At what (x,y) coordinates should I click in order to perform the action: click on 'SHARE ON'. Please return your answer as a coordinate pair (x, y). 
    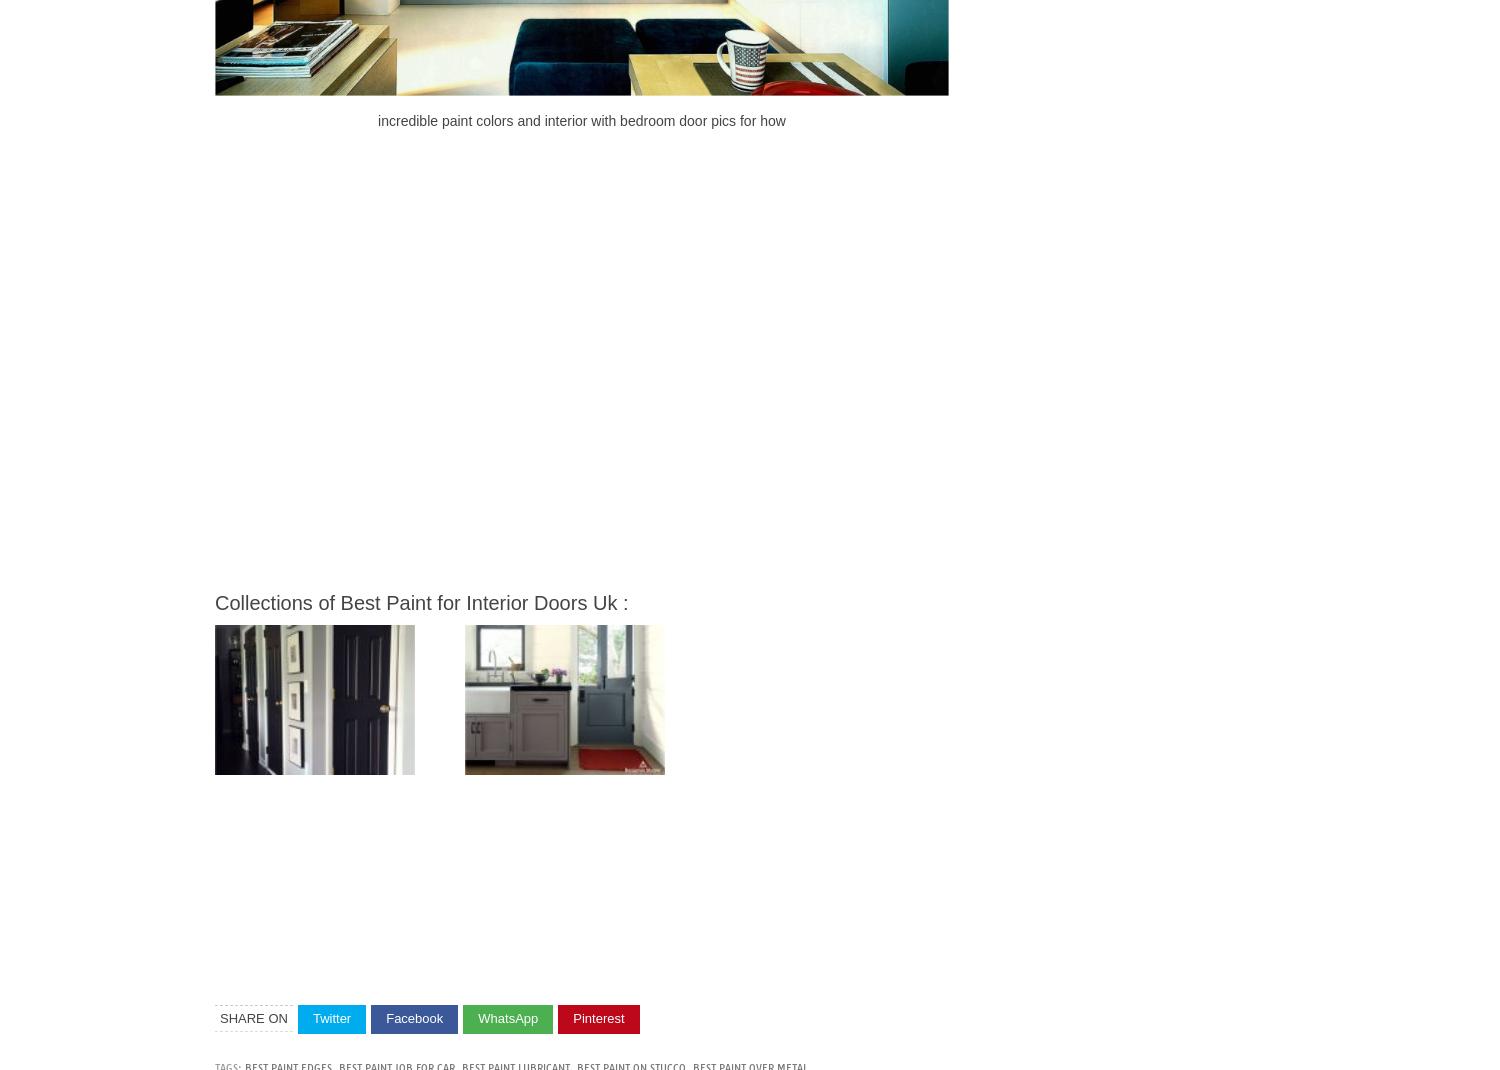
    Looking at the image, I should click on (253, 1017).